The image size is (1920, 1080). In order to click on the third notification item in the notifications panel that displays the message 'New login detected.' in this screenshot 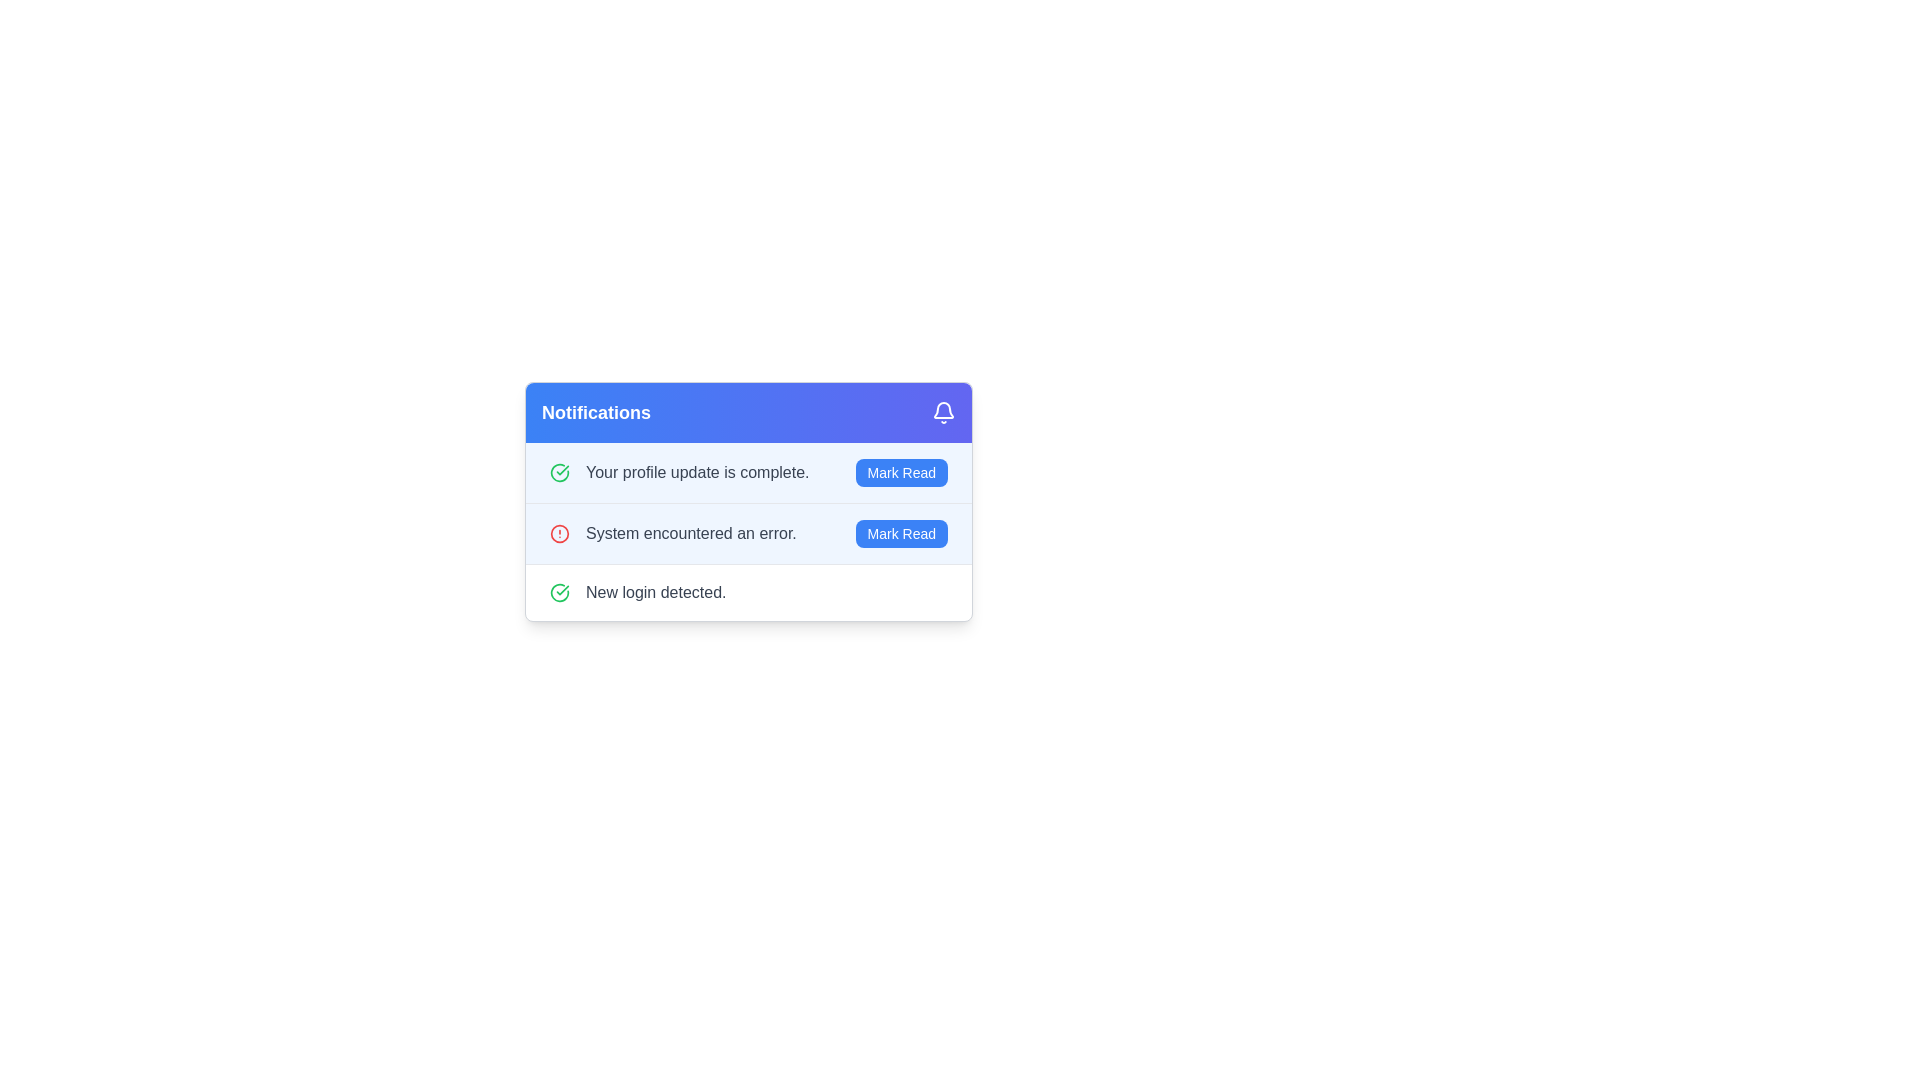, I will do `click(637, 592)`.